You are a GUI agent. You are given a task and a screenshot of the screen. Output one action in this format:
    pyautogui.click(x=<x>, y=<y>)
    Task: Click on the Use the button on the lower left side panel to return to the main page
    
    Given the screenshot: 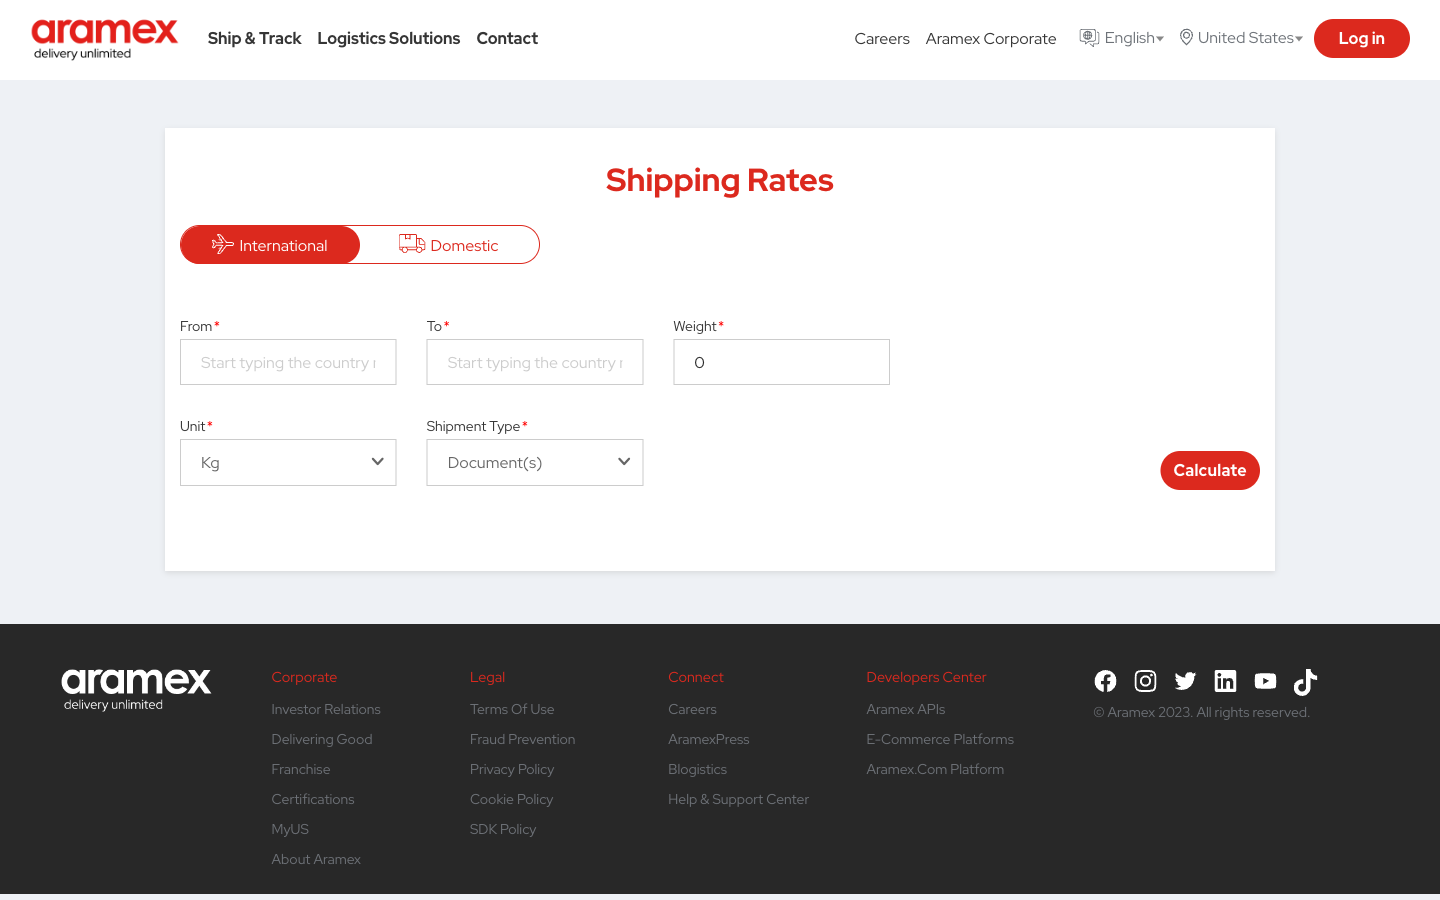 What is the action you would take?
    pyautogui.click(x=135, y=679)
    